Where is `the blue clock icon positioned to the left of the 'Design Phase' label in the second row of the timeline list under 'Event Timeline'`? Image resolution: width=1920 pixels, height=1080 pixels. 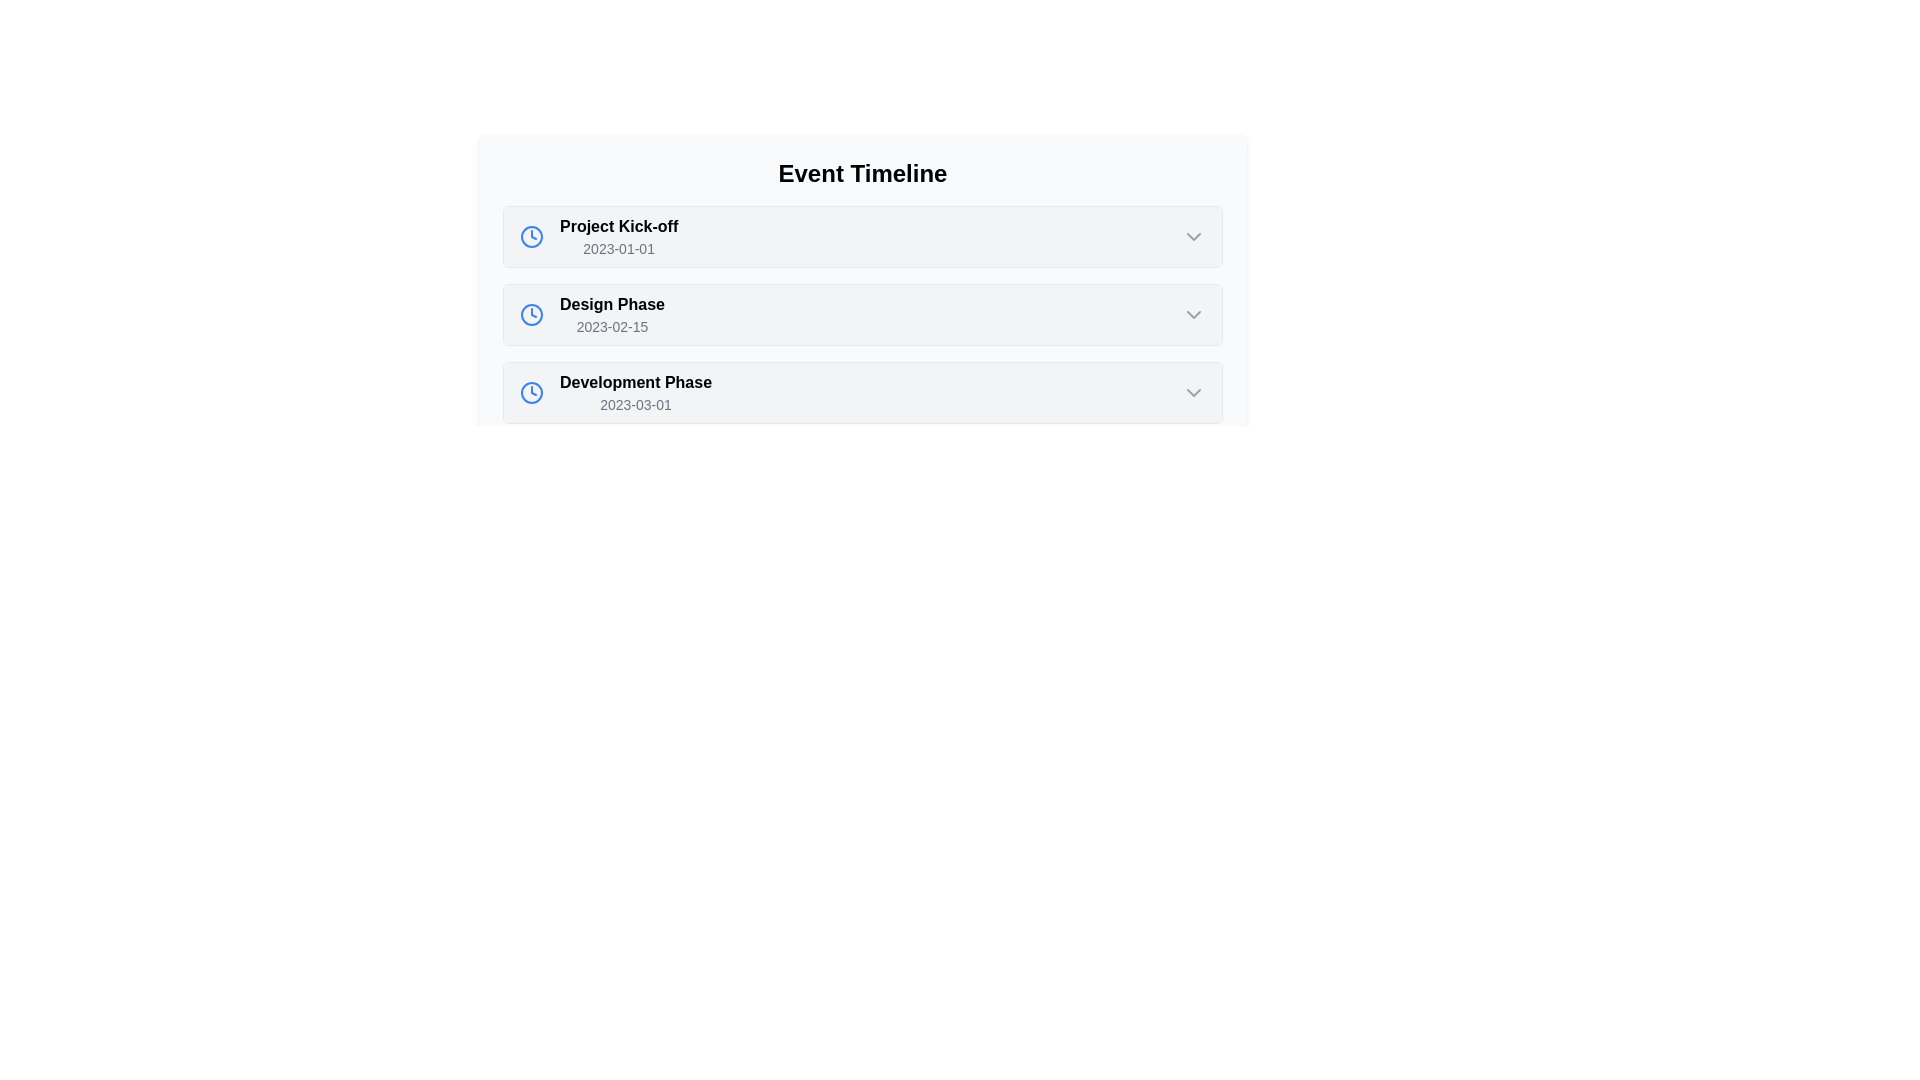 the blue clock icon positioned to the left of the 'Design Phase' label in the second row of the timeline list under 'Event Timeline' is located at coordinates (532, 315).